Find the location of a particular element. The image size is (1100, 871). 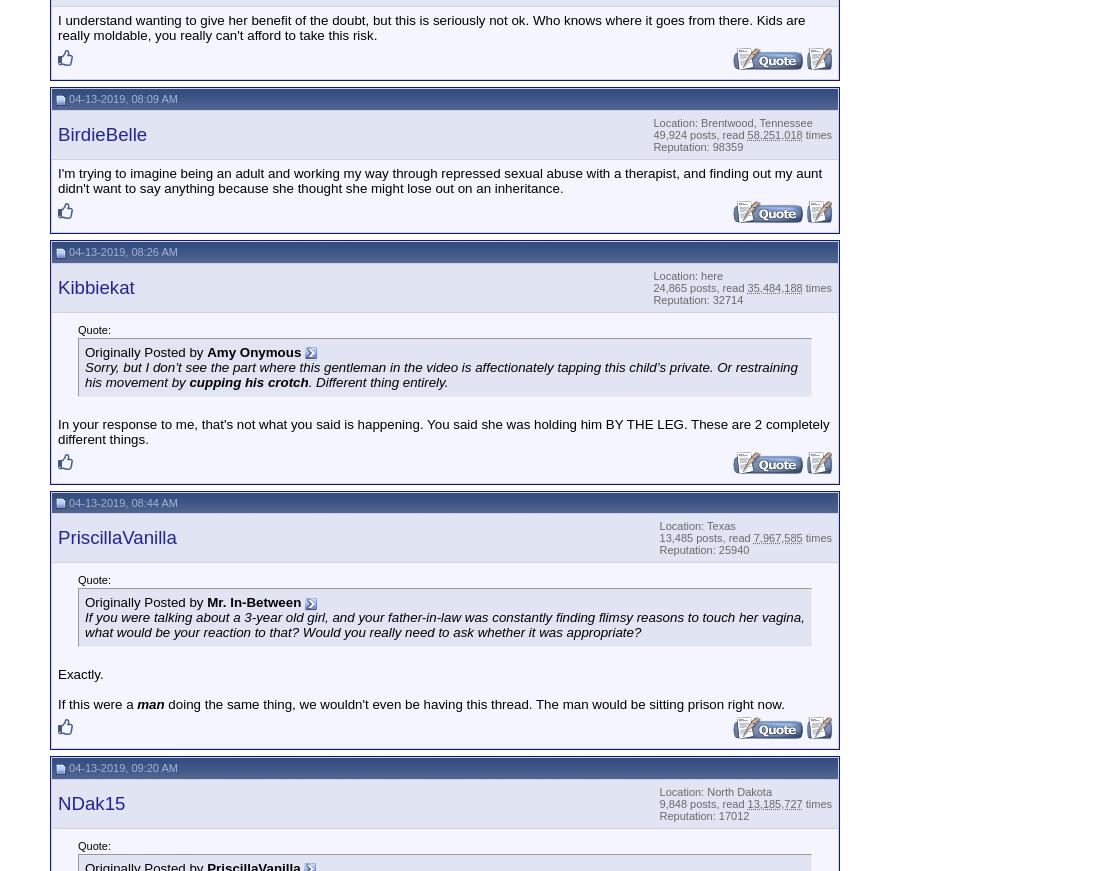

'04-13-2019, 08:09 AM' is located at coordinates (121, 98).